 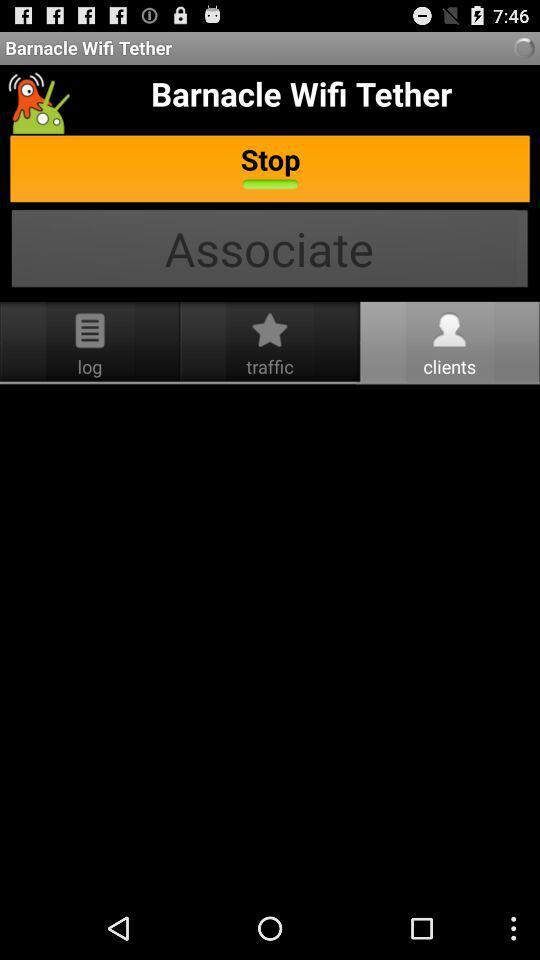 What do you see at coordinates (270, 640) in the screenshot?
I see `check client list` at bounding box center [270, 640].